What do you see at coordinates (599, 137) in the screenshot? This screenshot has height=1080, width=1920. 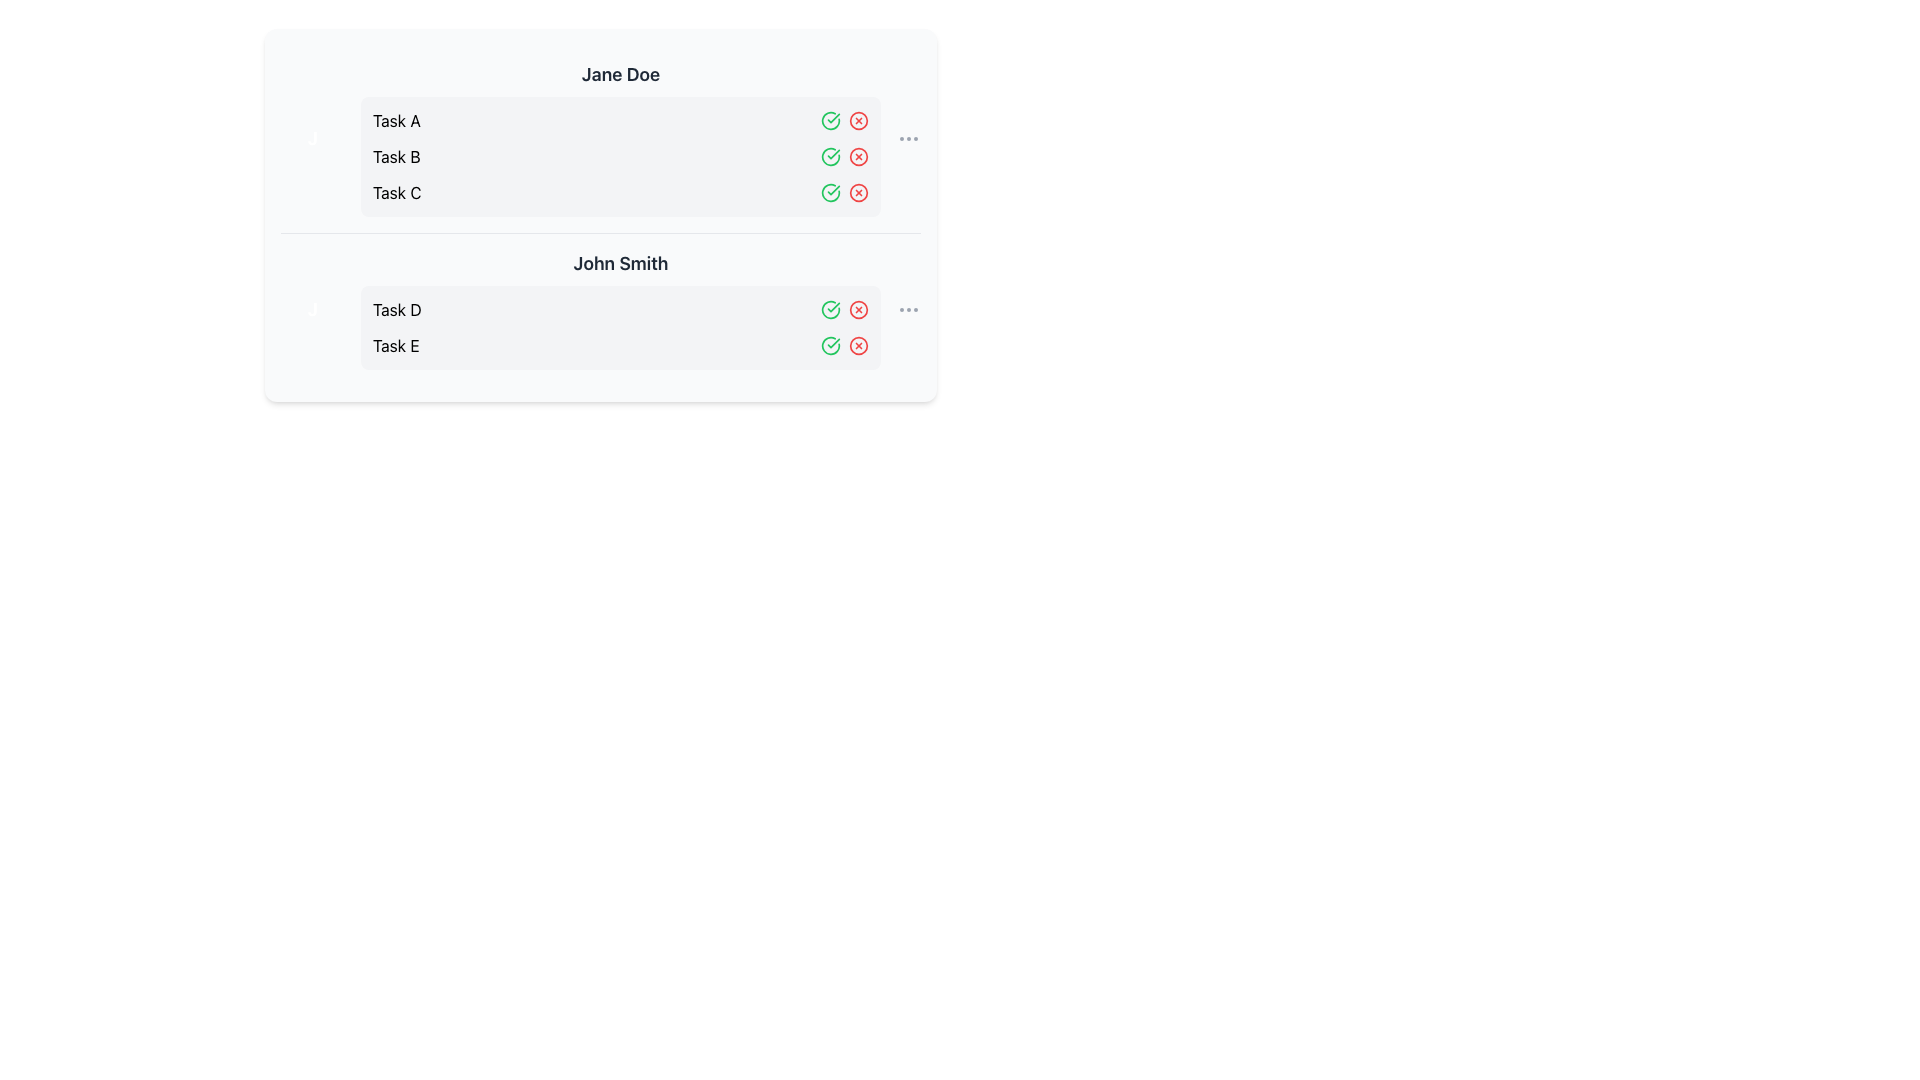 I see `the list item group displaying 'Jane Doe', which contains tasks 'Task A', 'Task B', and 'Task C'` at bounding box center [599, 137].